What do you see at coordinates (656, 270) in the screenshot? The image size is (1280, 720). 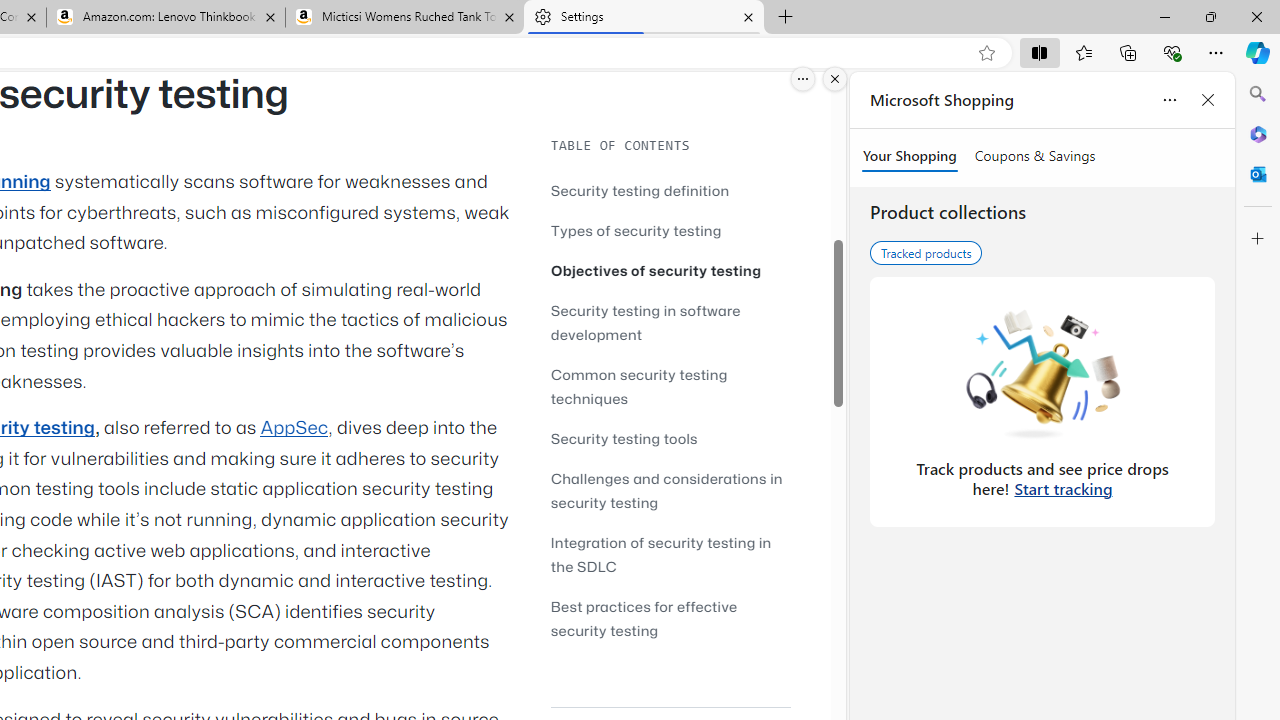 I see `'Objectives of security testing'` at bounding box center [656, 270].